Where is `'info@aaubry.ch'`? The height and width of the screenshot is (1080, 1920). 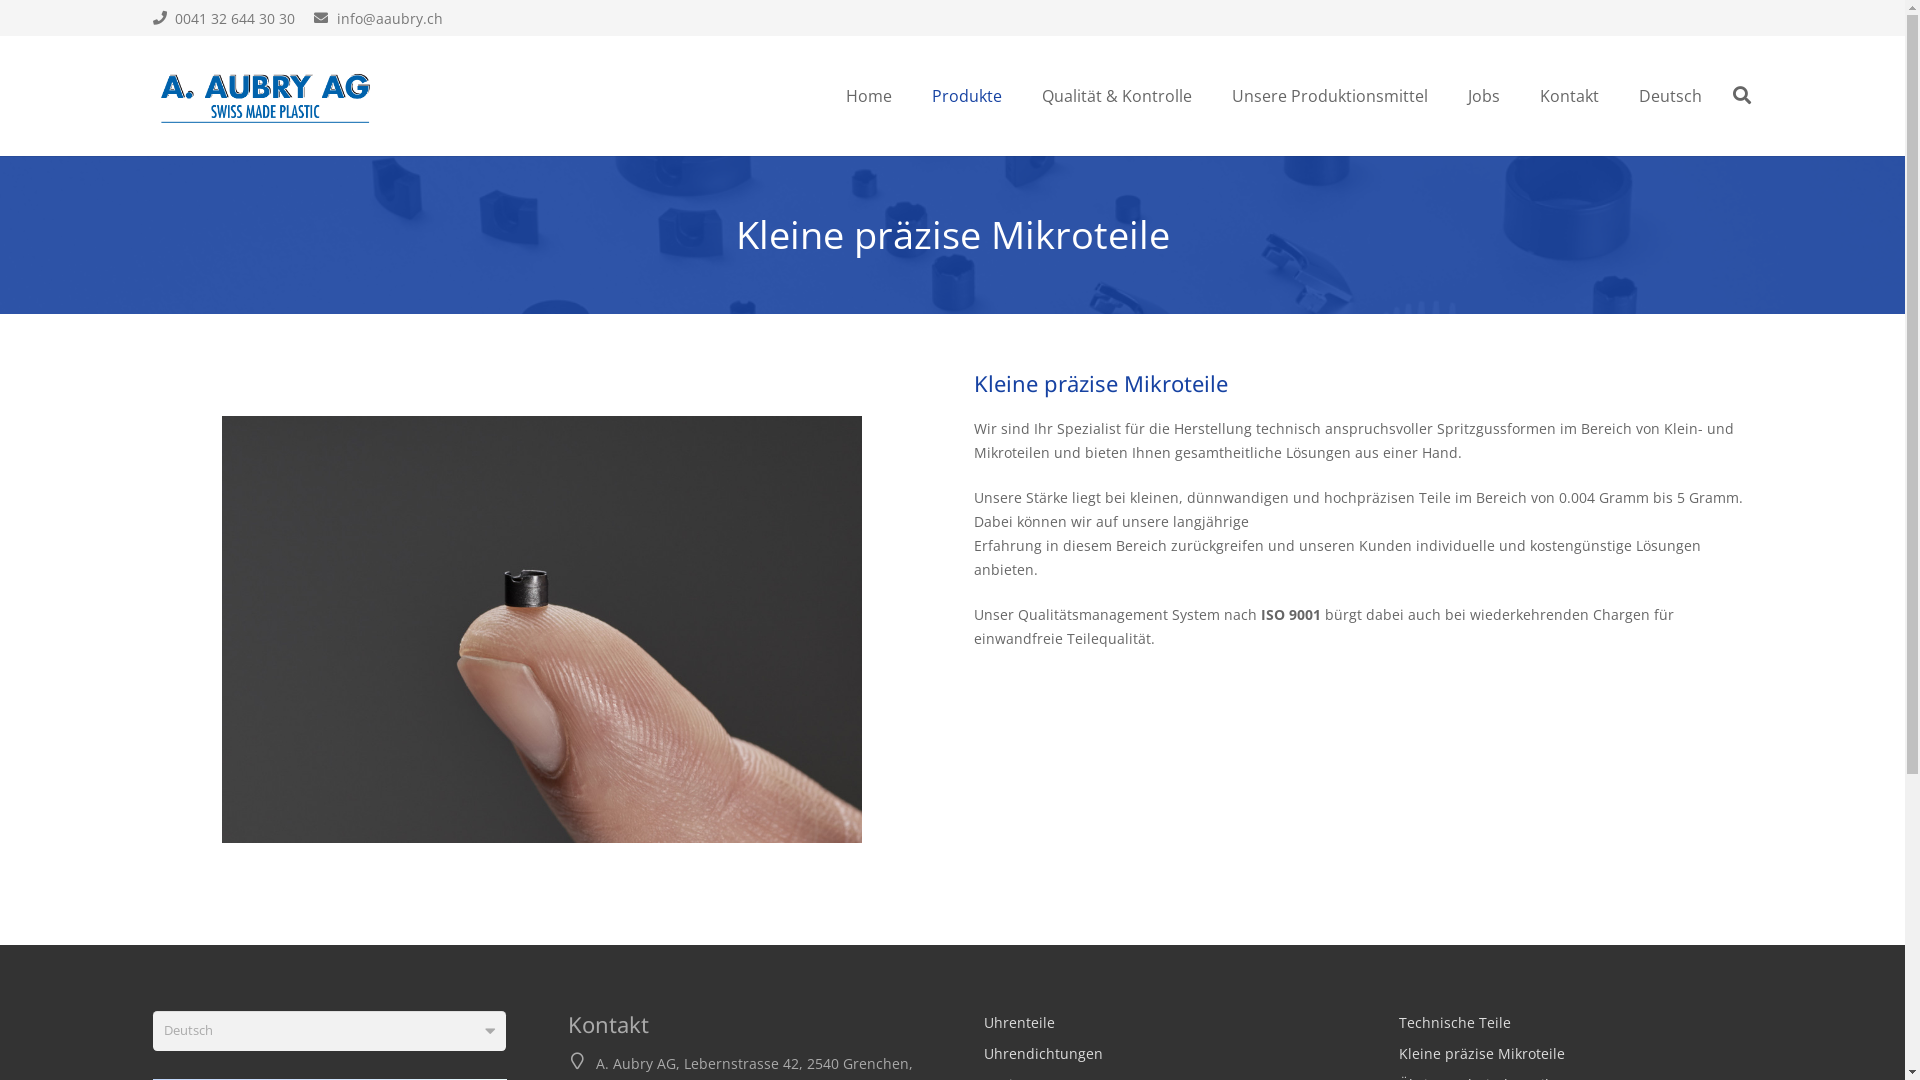 'info@aaubry.ch' is located at coordinates (378, 17).